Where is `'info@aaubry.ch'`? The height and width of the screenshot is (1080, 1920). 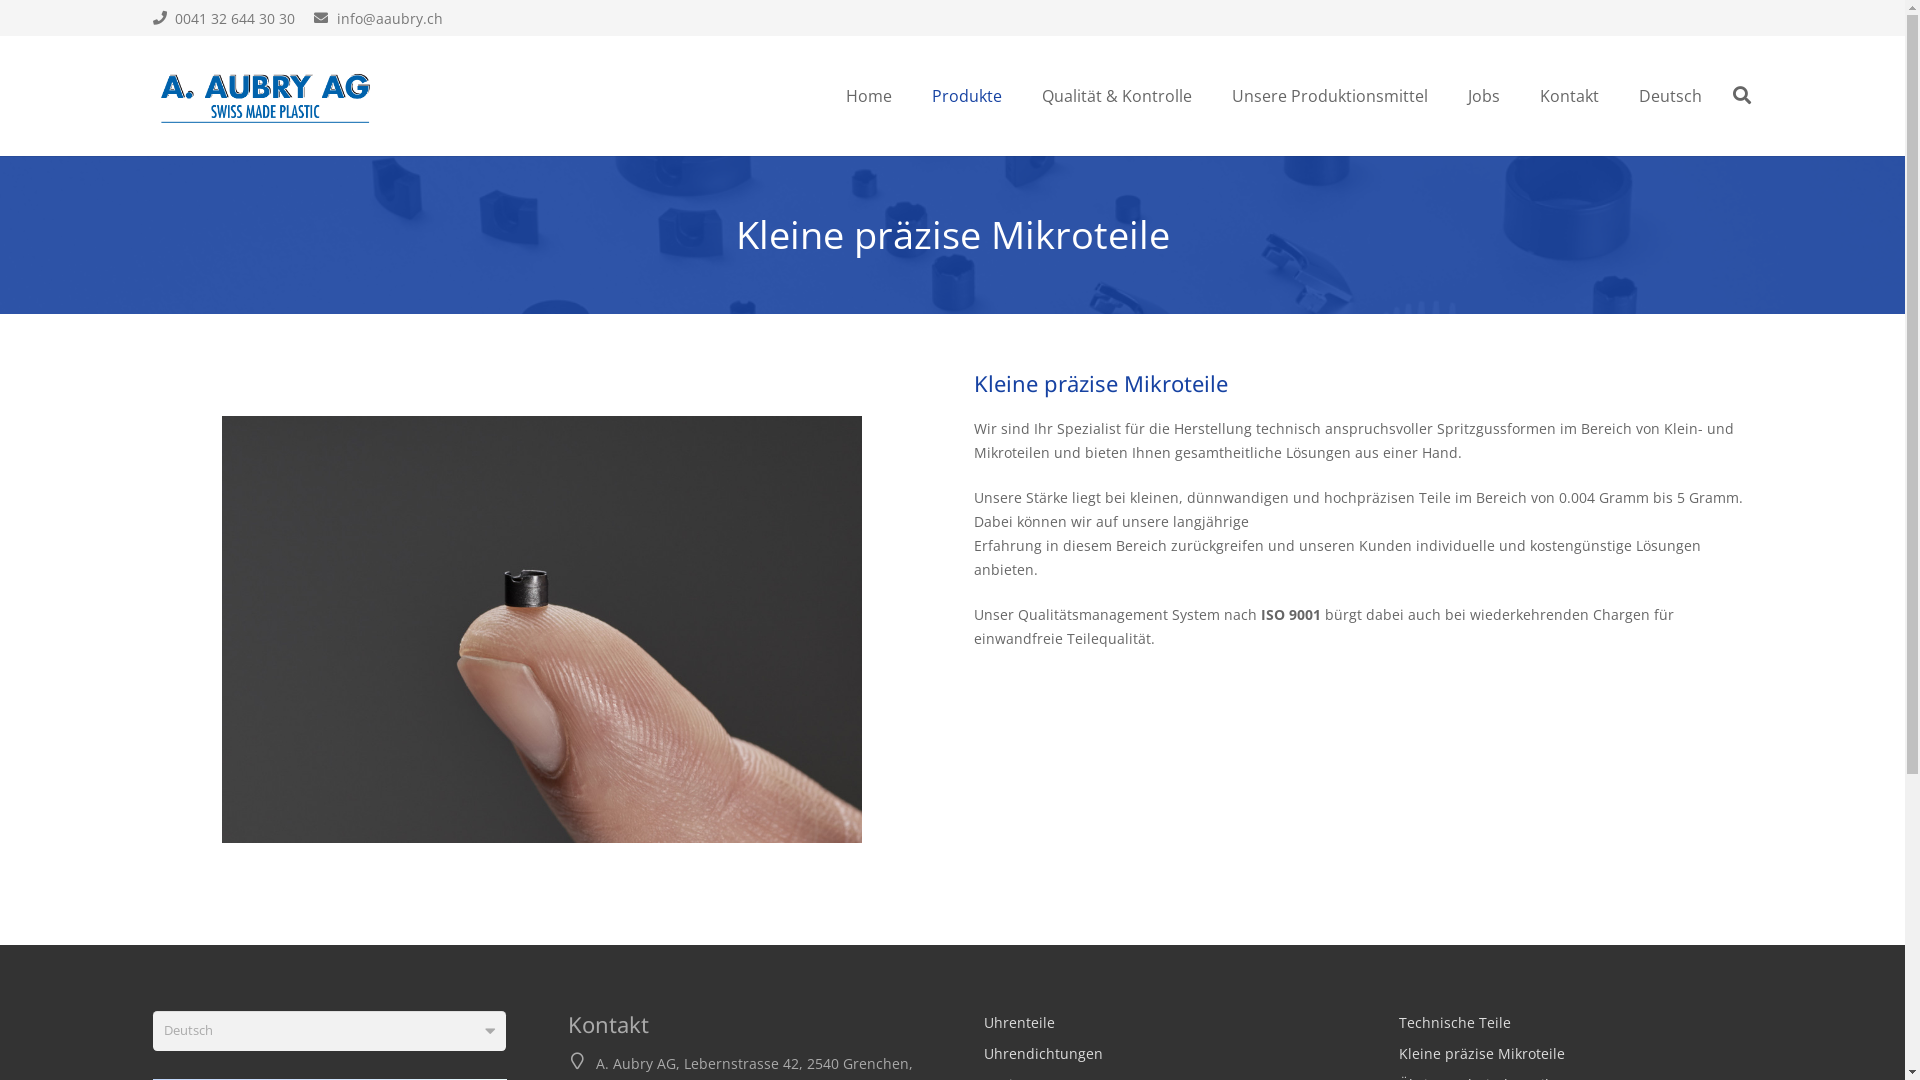 'info@aaubry.ch' is located at coordinates (378, 17).